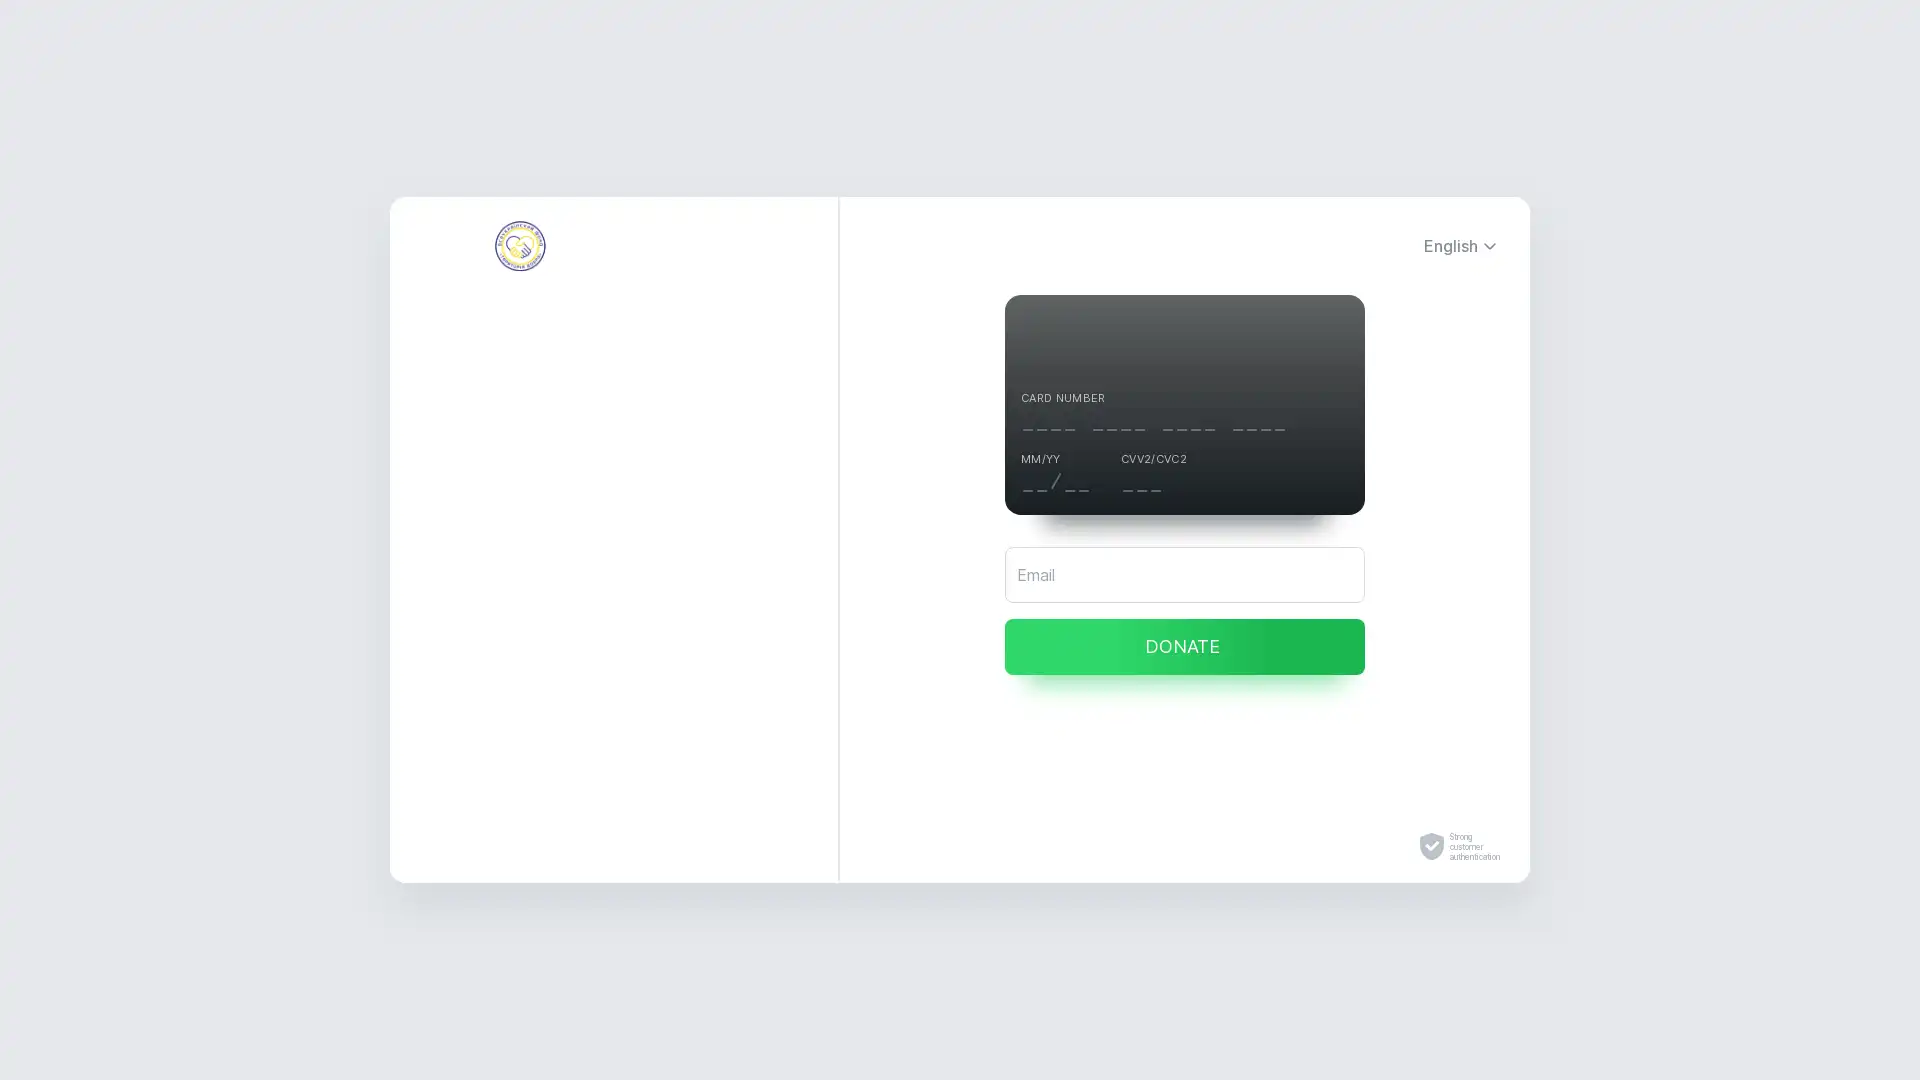 This screenshot has height=1080, width=1920. What do you see at coordinates (613, 461) in the screenshot?
I see `Card` at bounding box center [613, 461].